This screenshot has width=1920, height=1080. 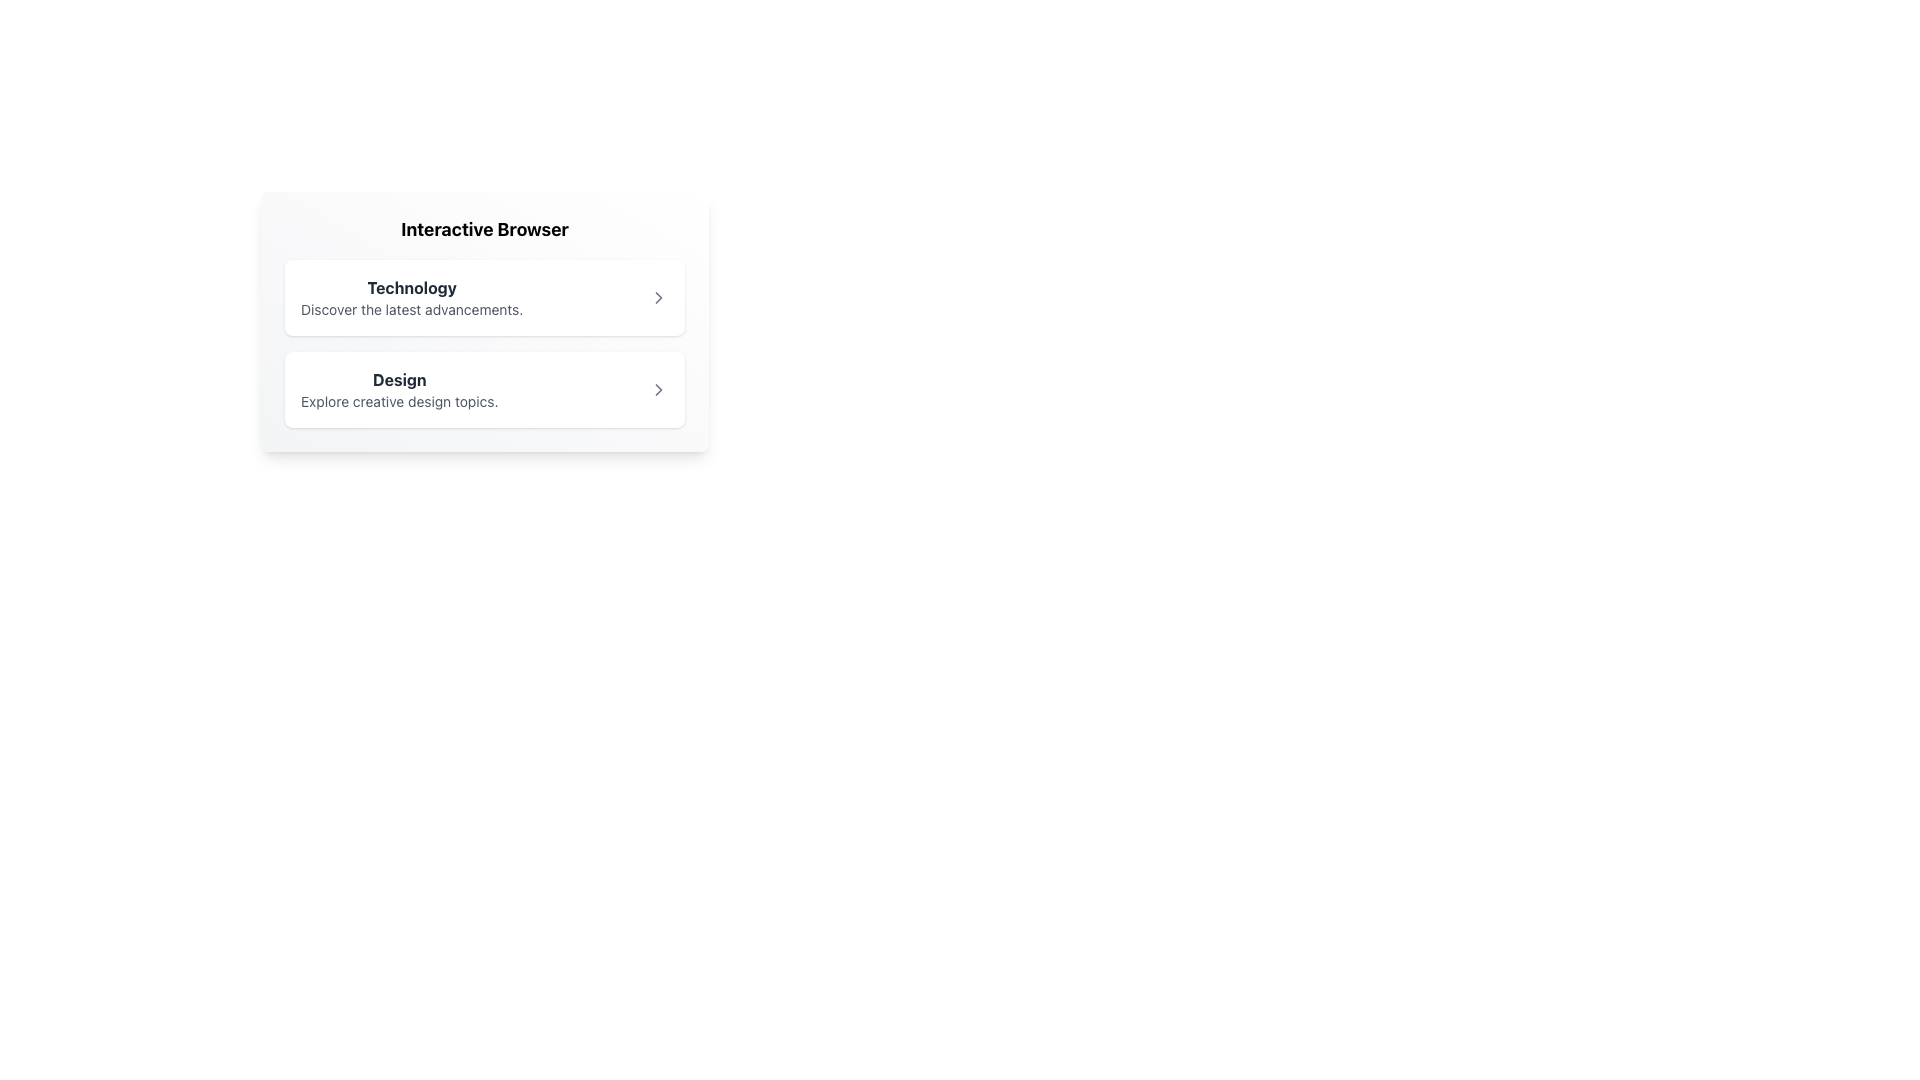 What do you see at coordinates (658, 297) in the screenshot?
I see `the right-chevron icon positioned at the far right end of the 'Technology' list item` at bounding box center [658, 297].